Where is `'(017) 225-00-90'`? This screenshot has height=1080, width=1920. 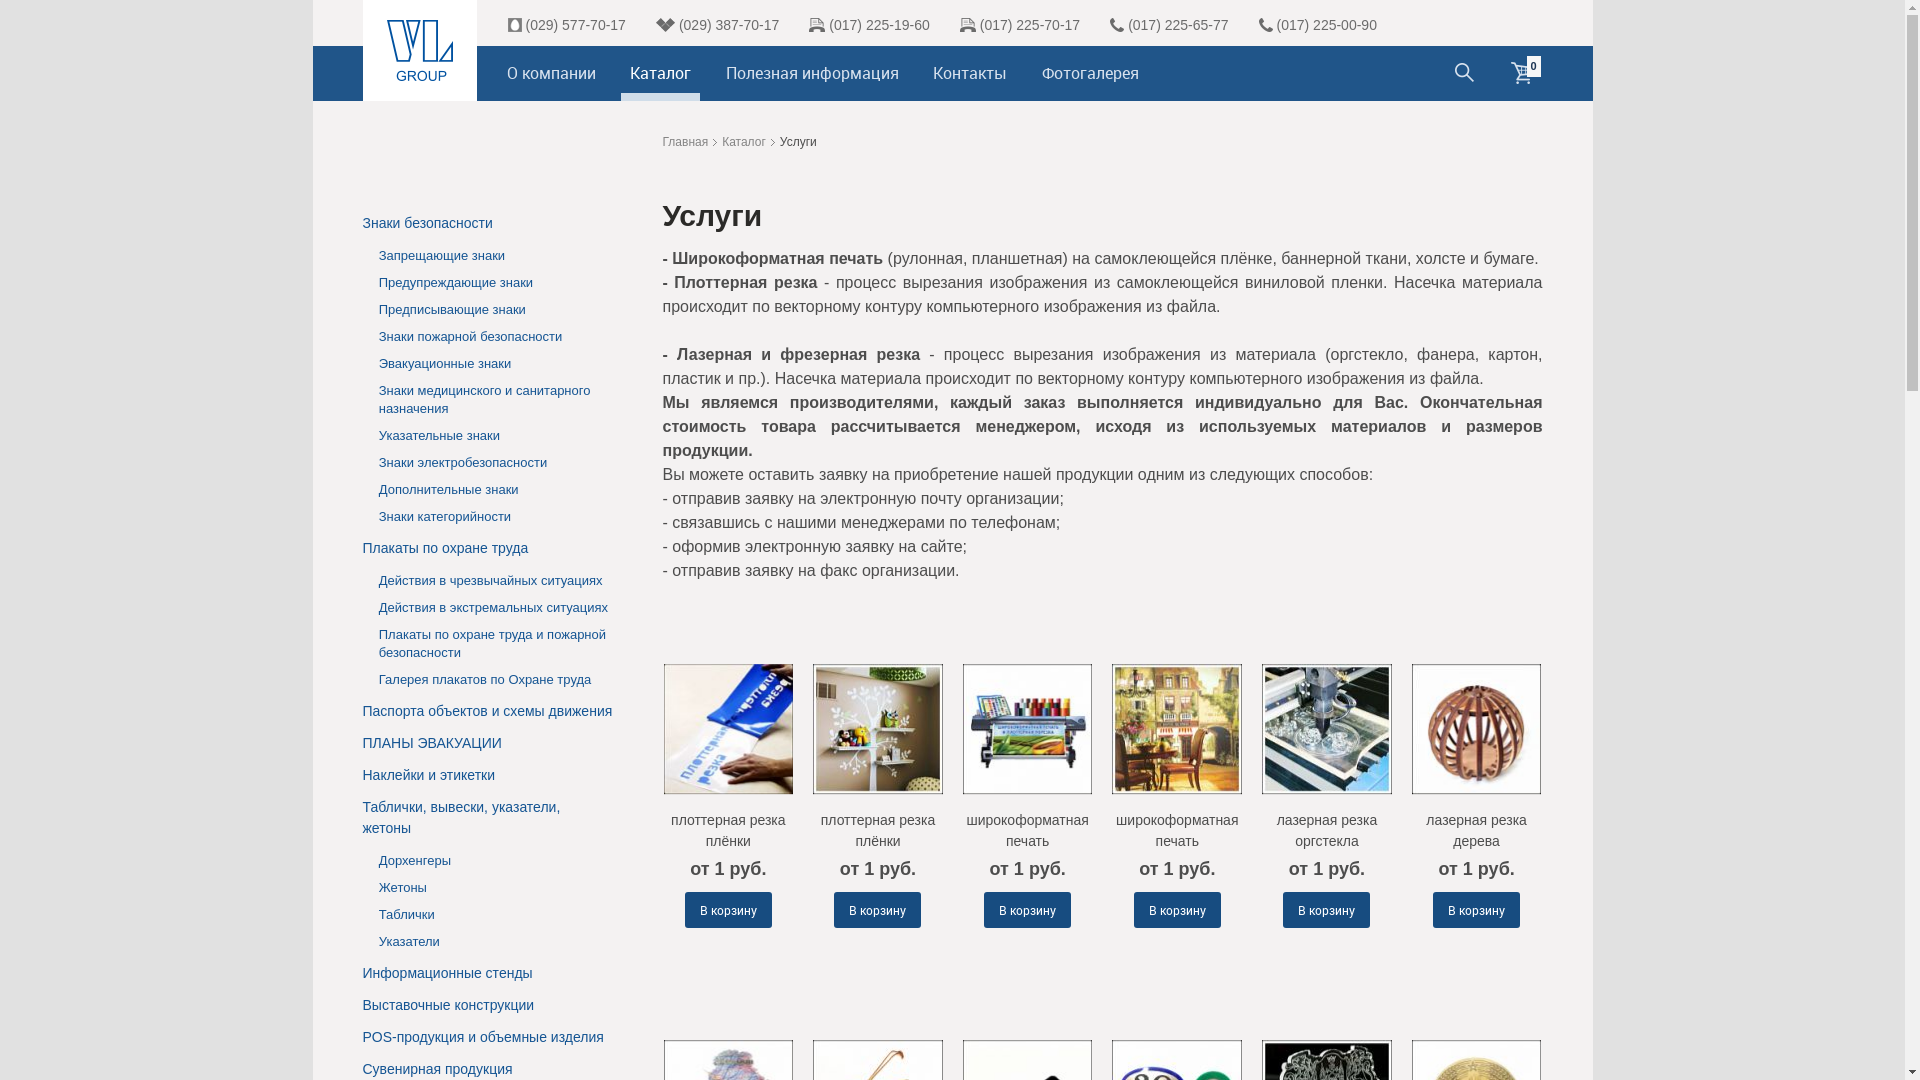 '(017) 225-00-90' is located at coordinates (1326, 24).